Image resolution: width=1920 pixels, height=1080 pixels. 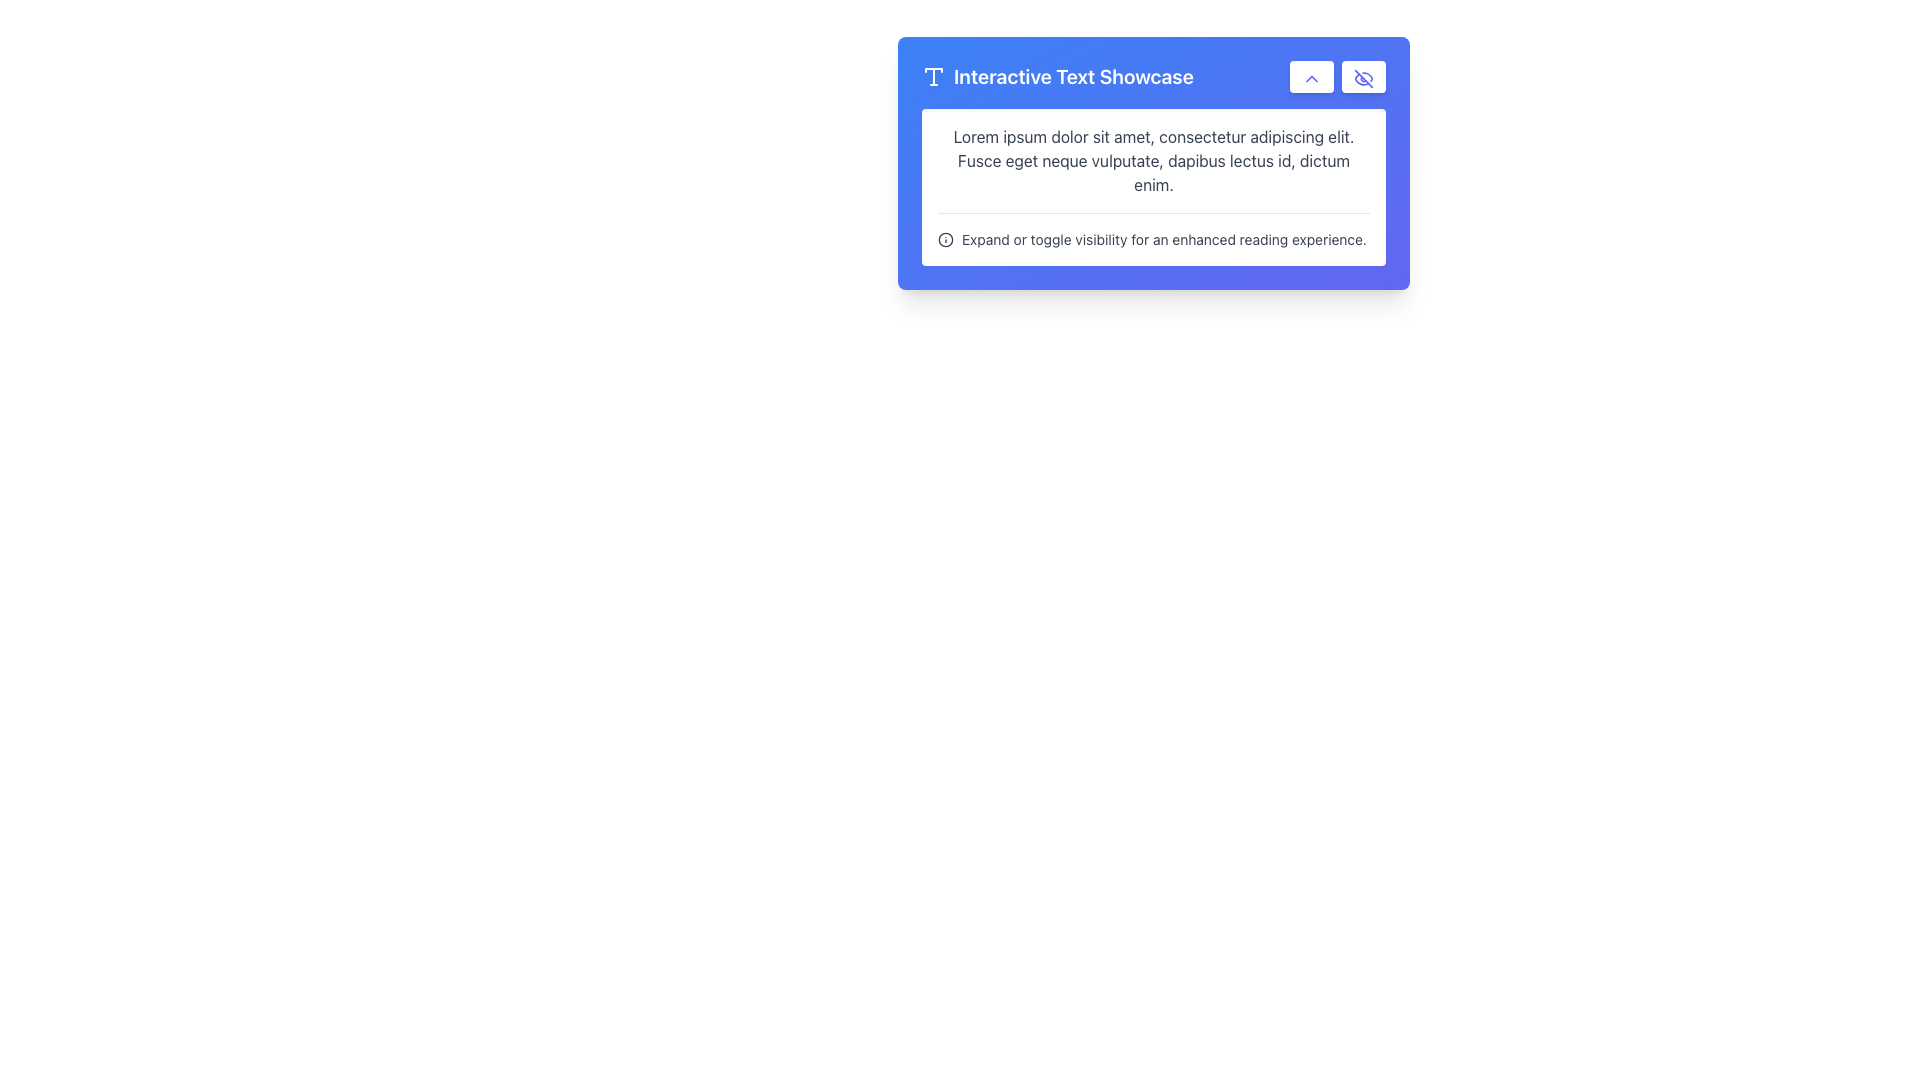 I want to click on the button located at the top-right corner of the blue information card, so click(x=1311, y=76).